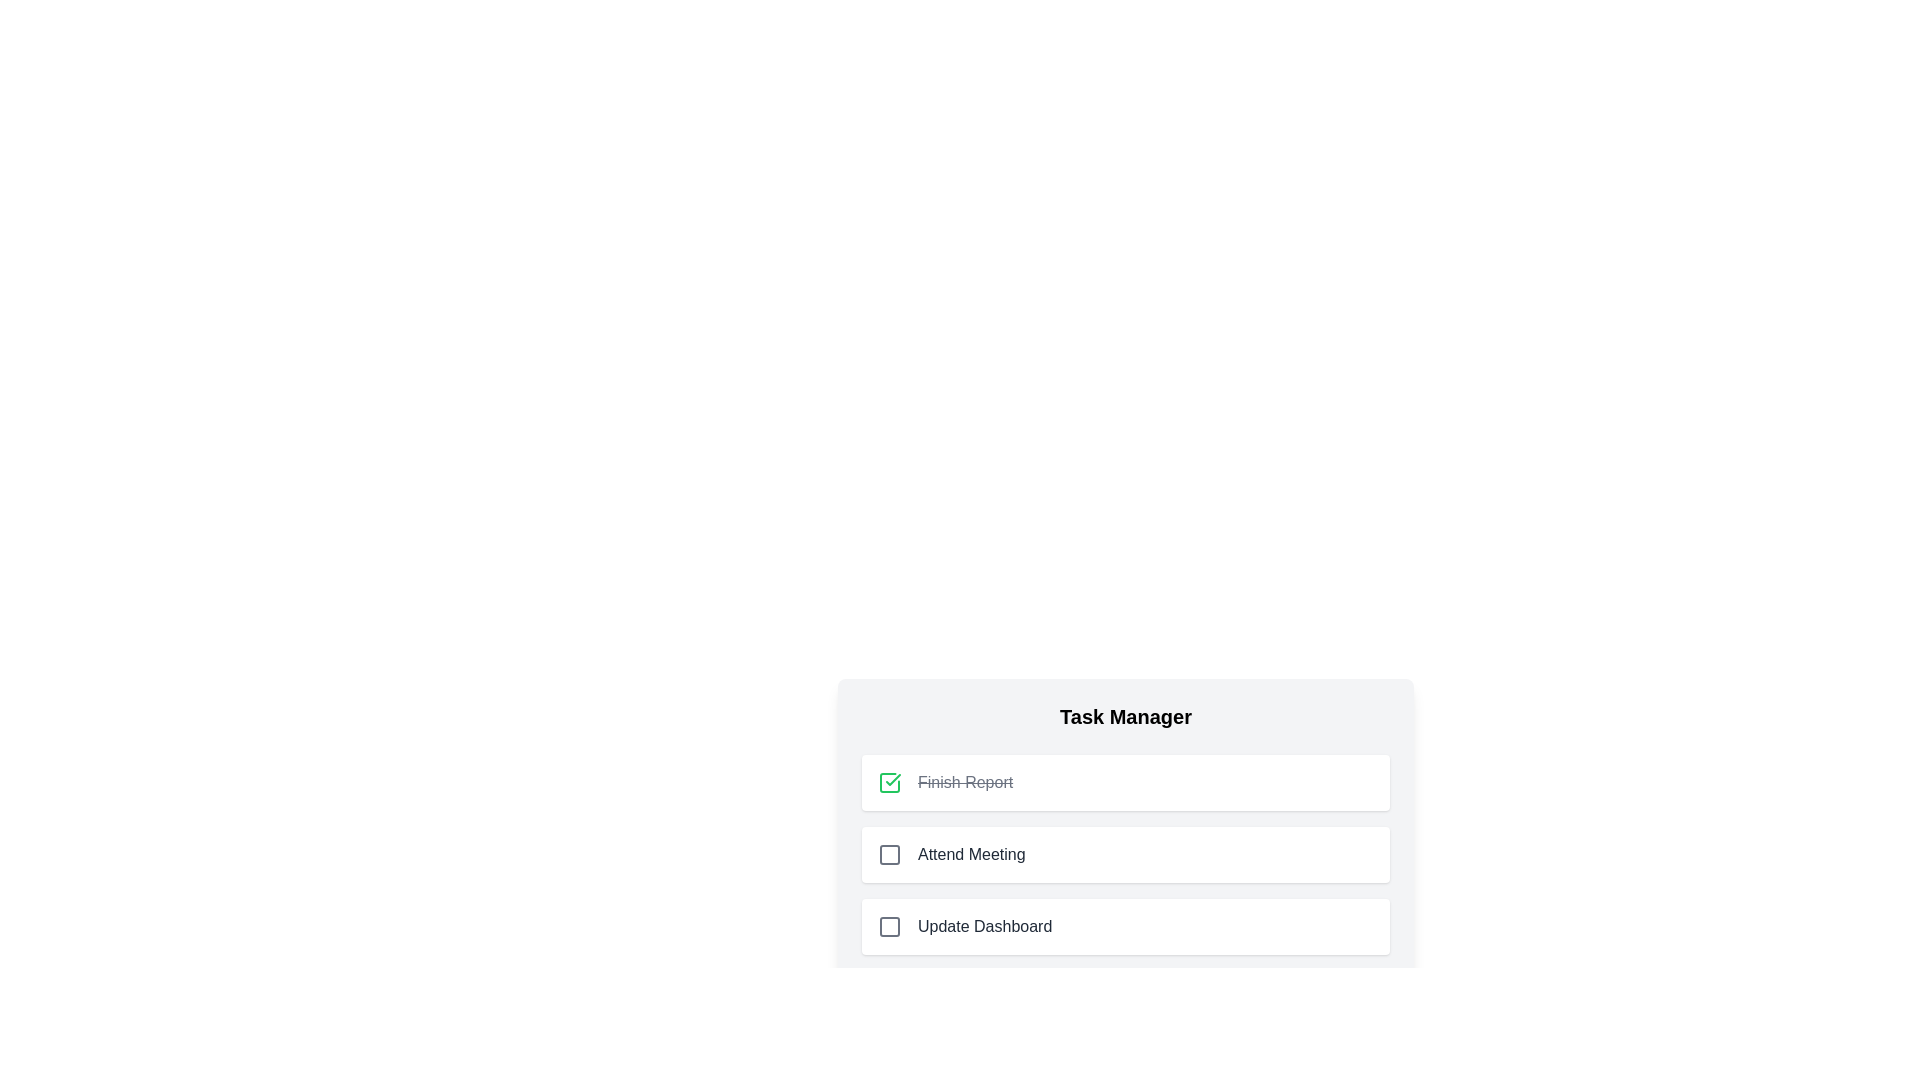  I want to click on the checkbox indicator for the 'Finish Report' task, so click(888, 782).